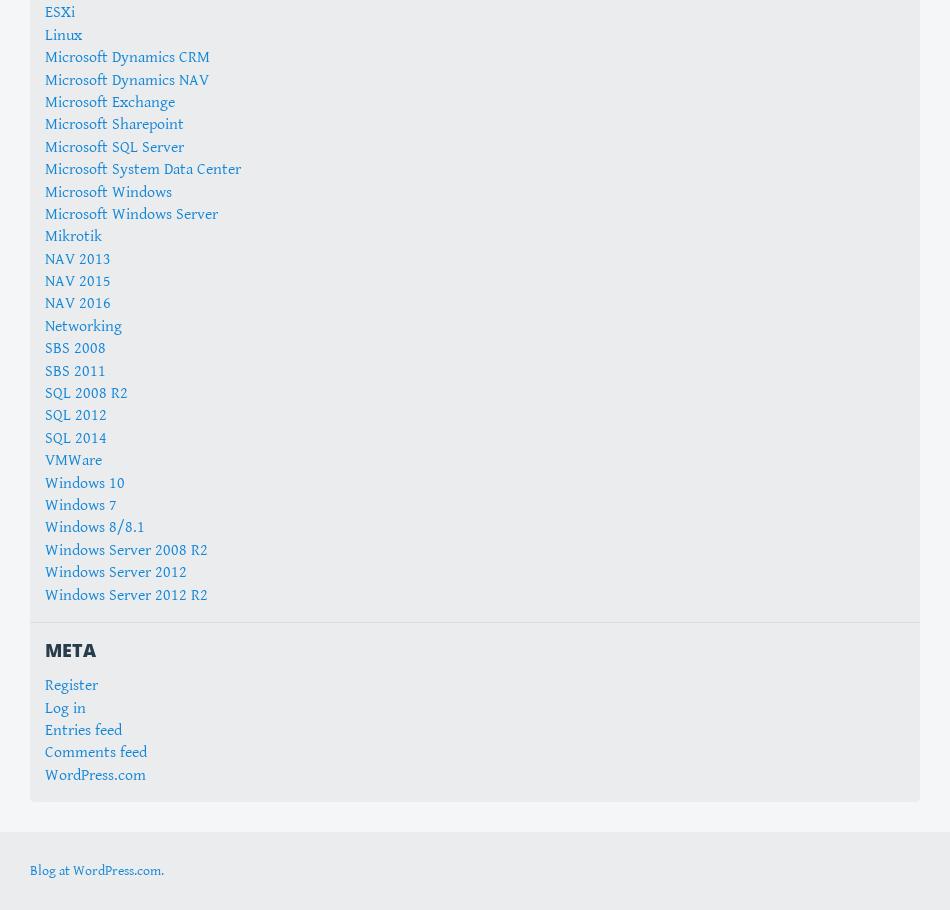 This screenshot has width=950, height=910. I want to click on 'NAV 2016', so click(77, 303).